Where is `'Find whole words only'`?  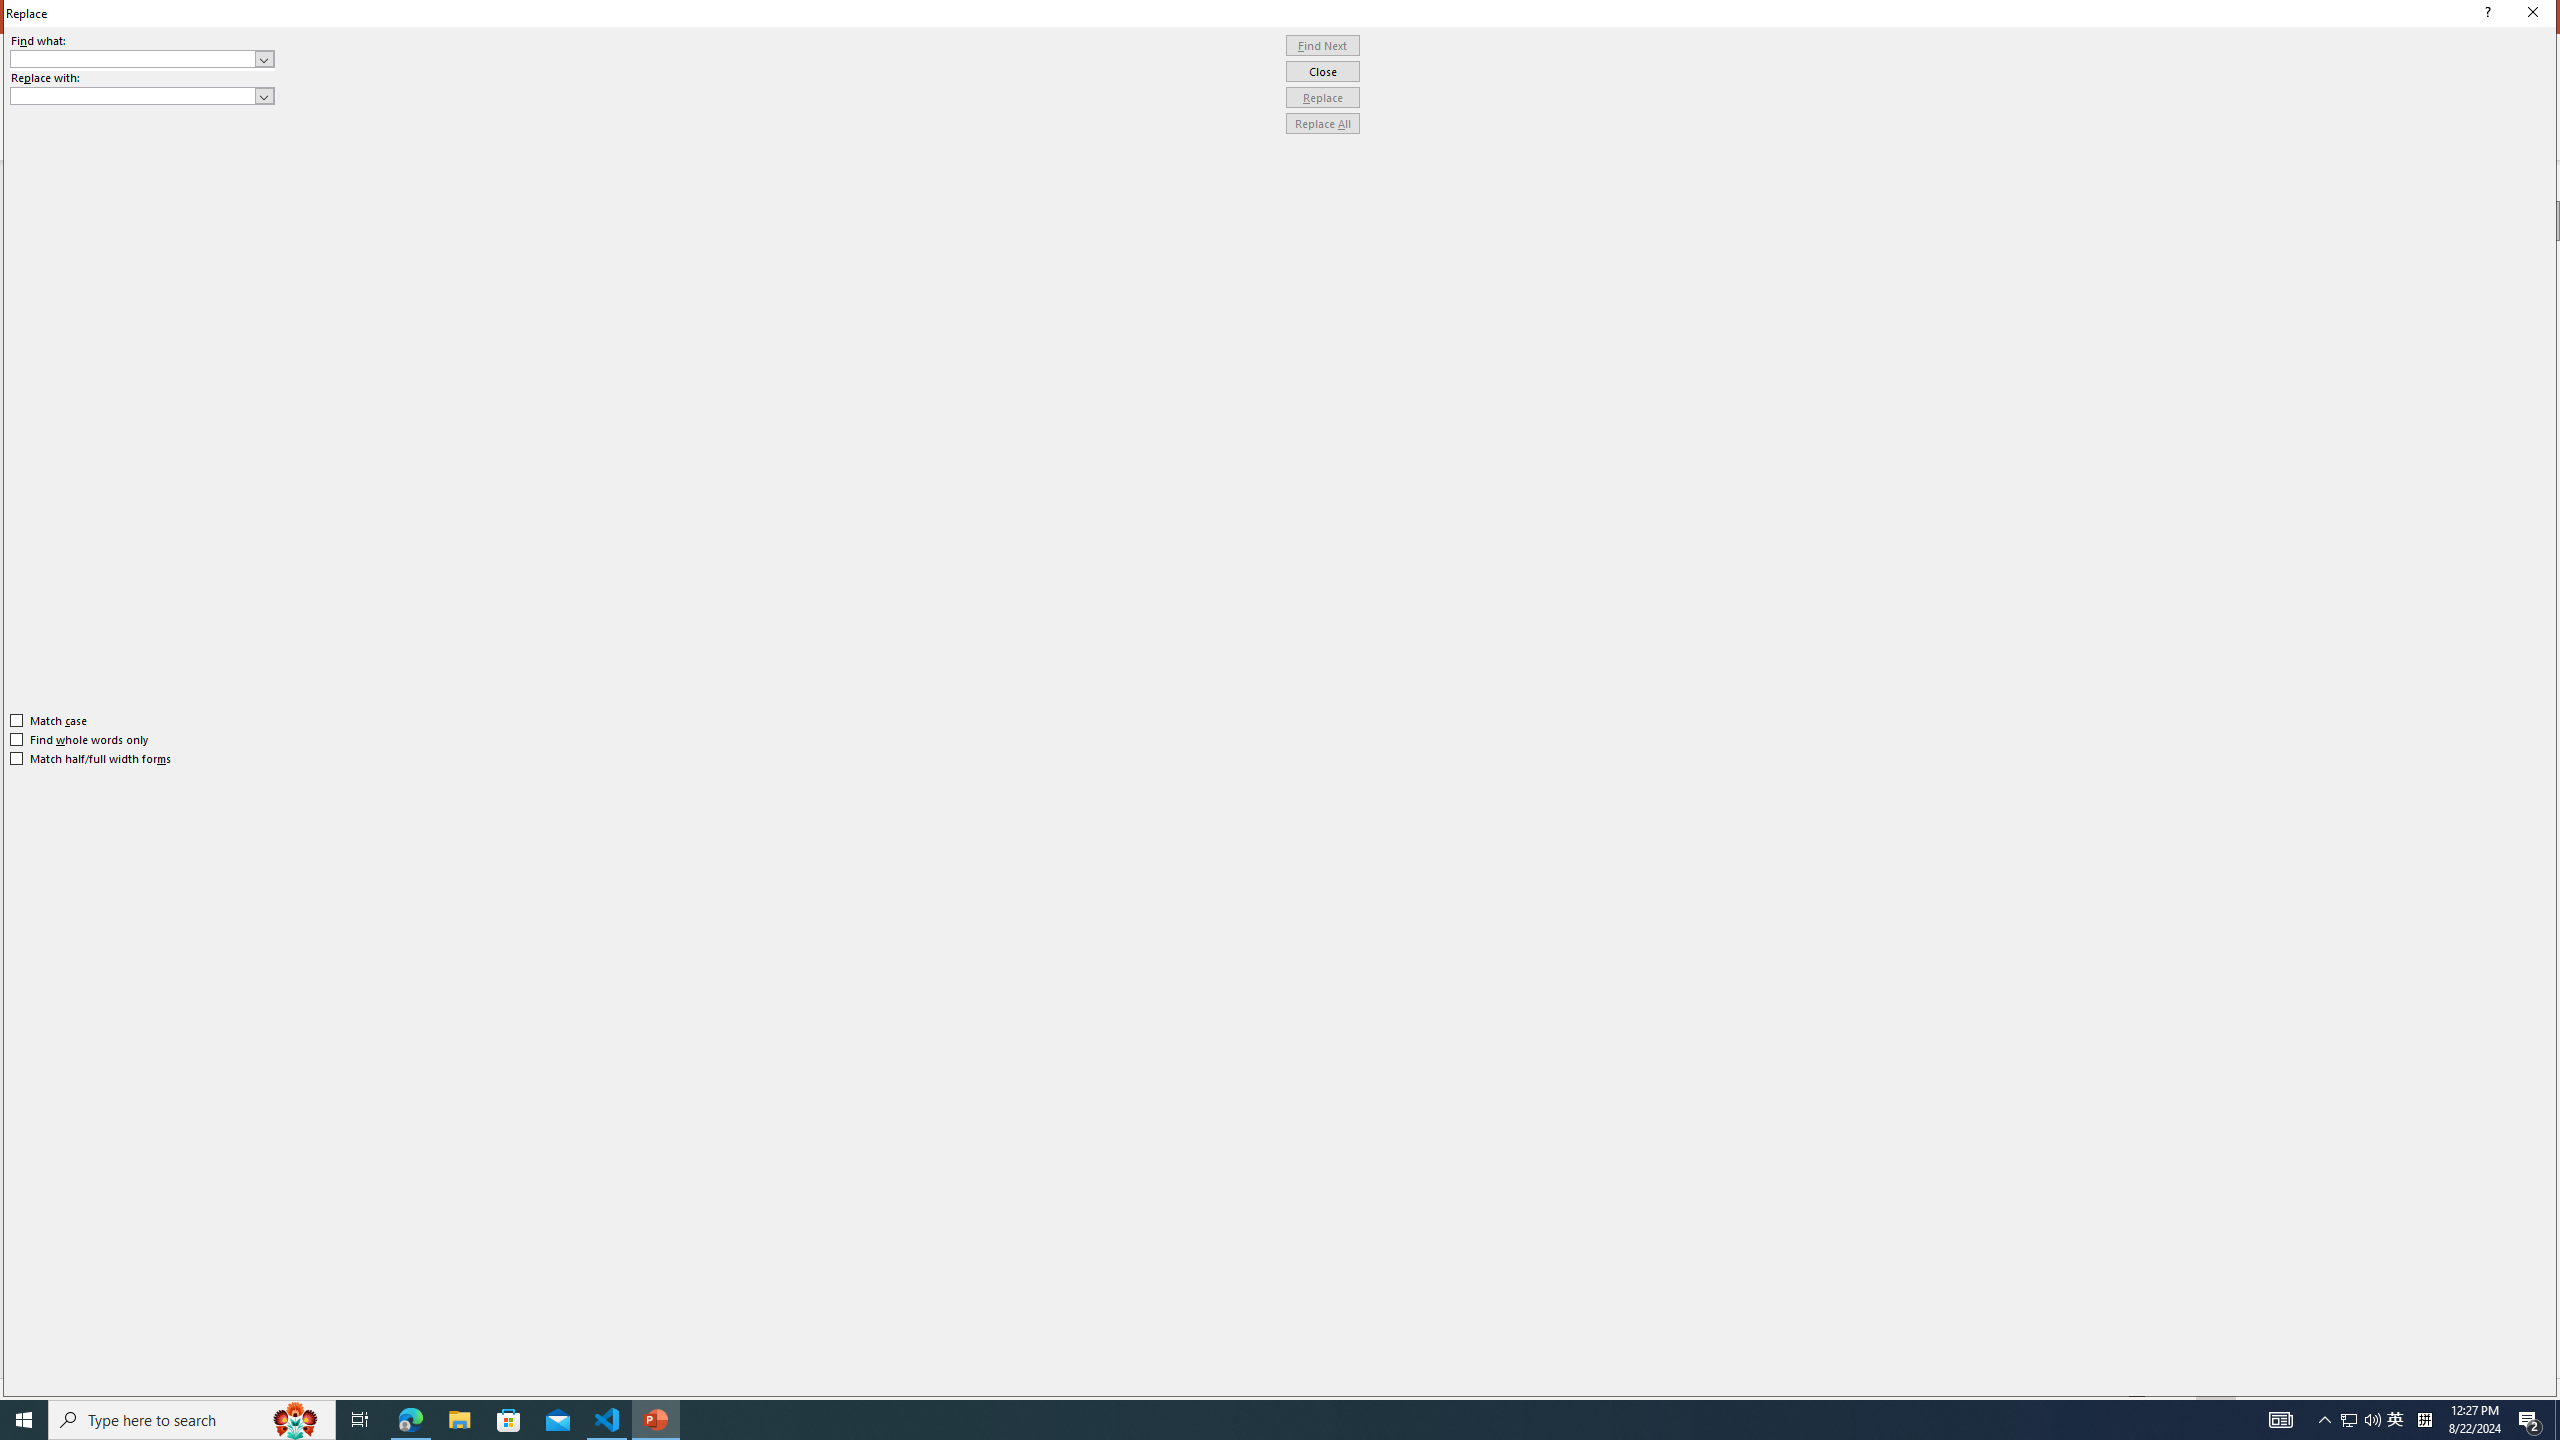 'Find whole words only' is located at coordinates (80, 739).